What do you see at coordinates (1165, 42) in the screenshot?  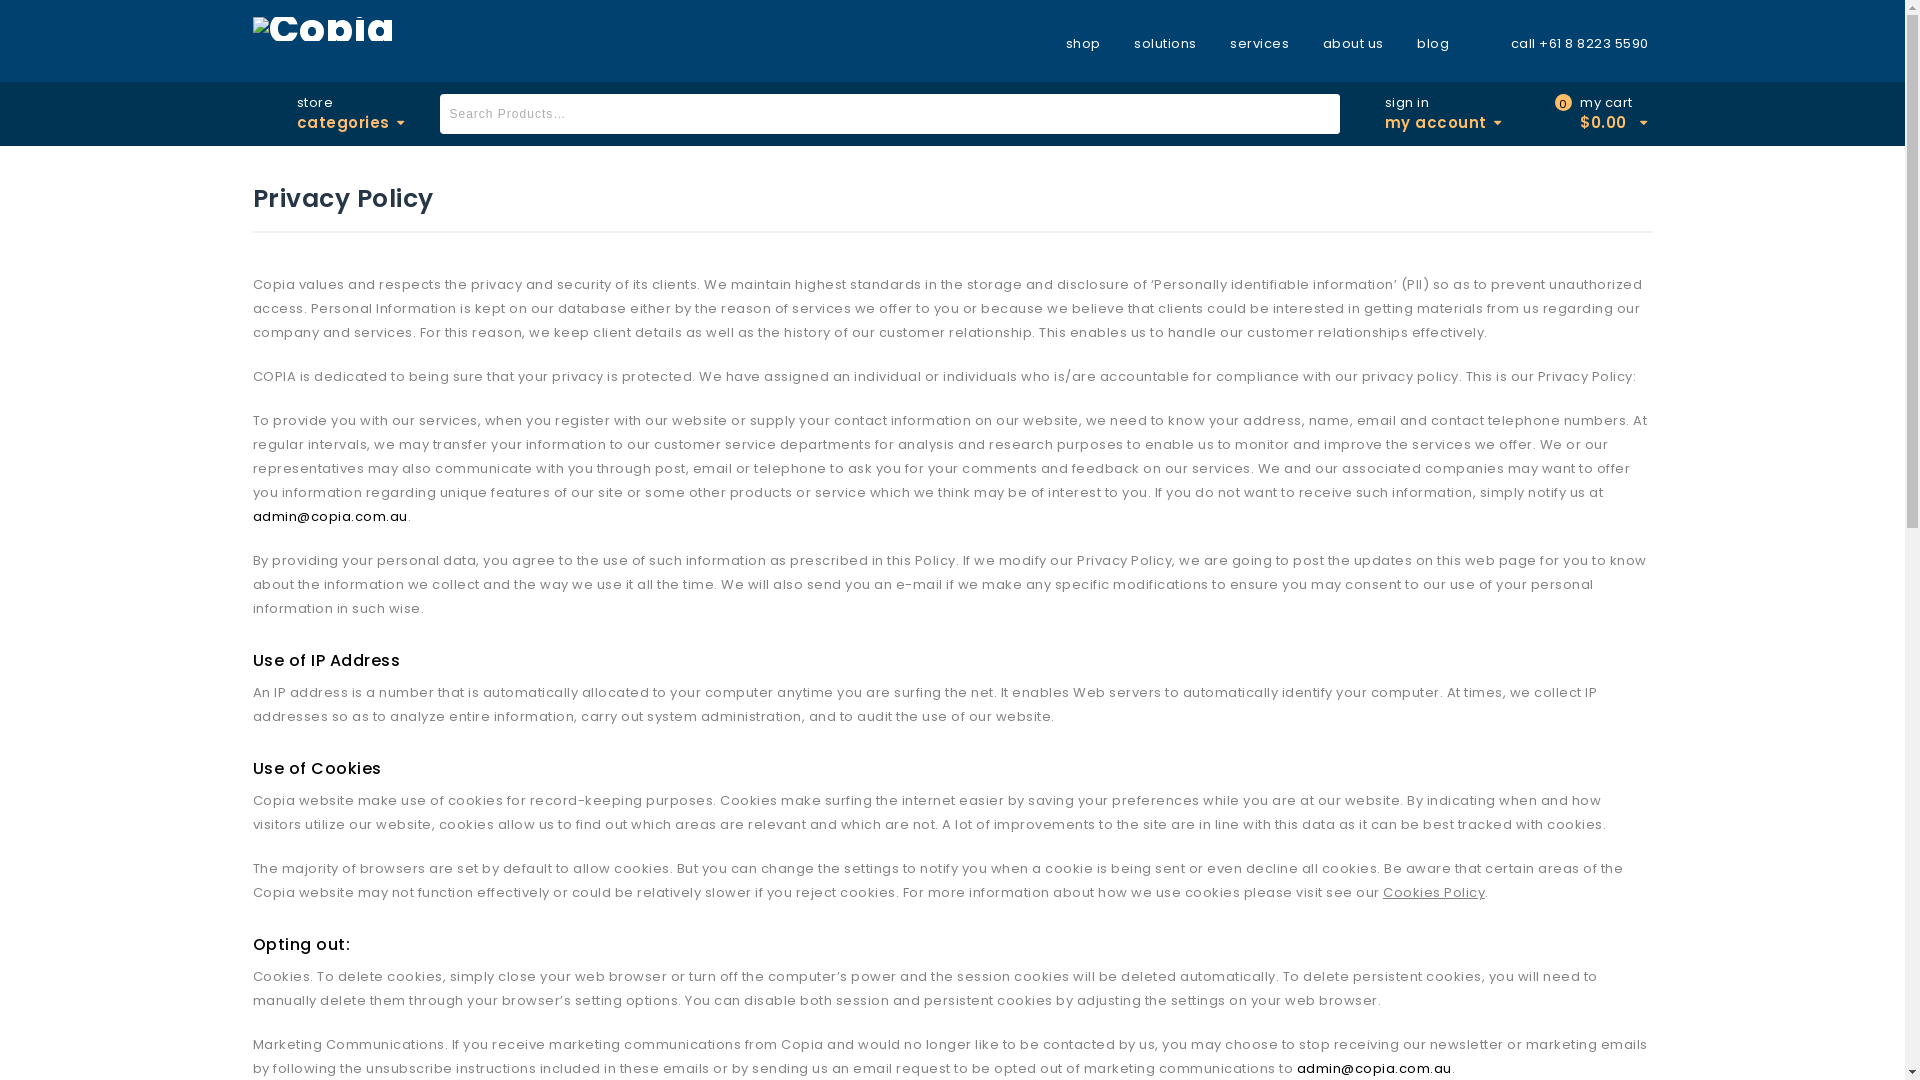 I see `'solutions'` at bounding box center [1165, 42].